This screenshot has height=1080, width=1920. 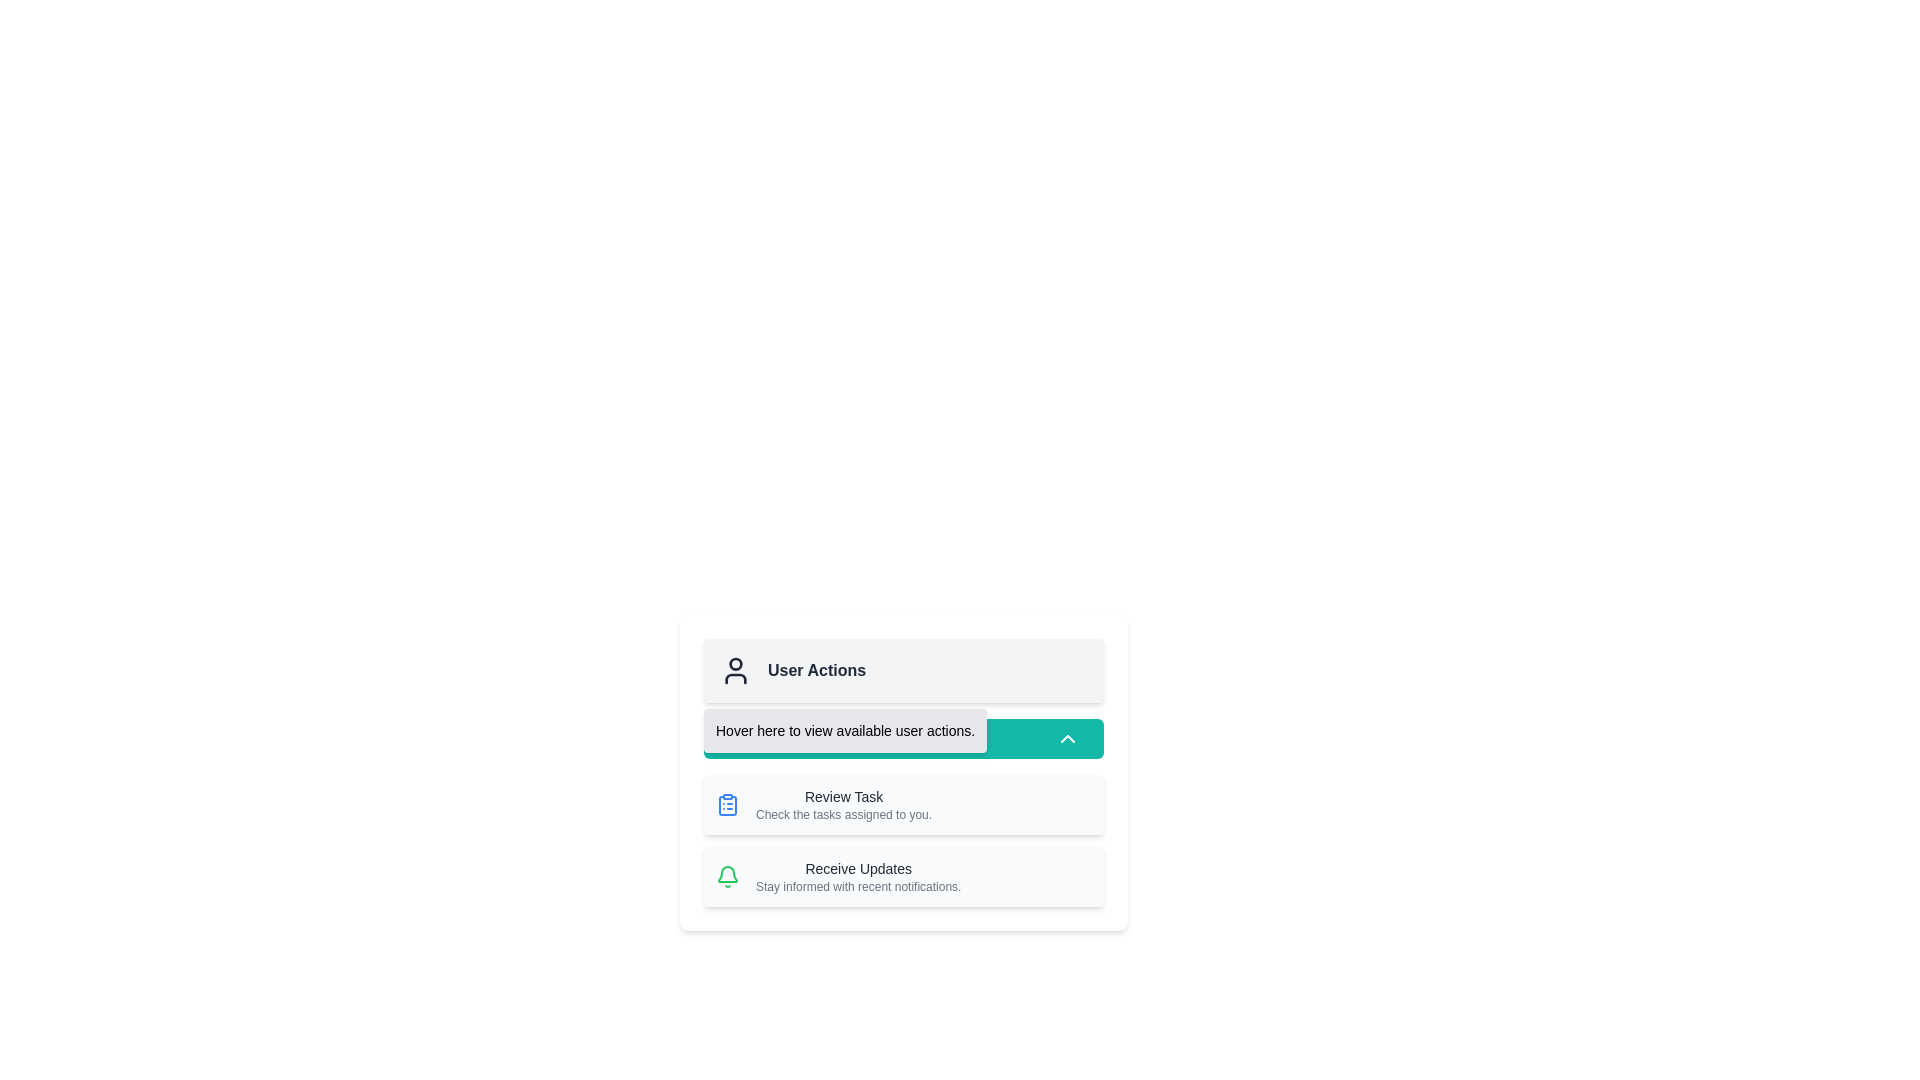 I want to click on the static text label indicating user-related actions, located at the upper section of the card following a user icon, so click(x=816, y=671).